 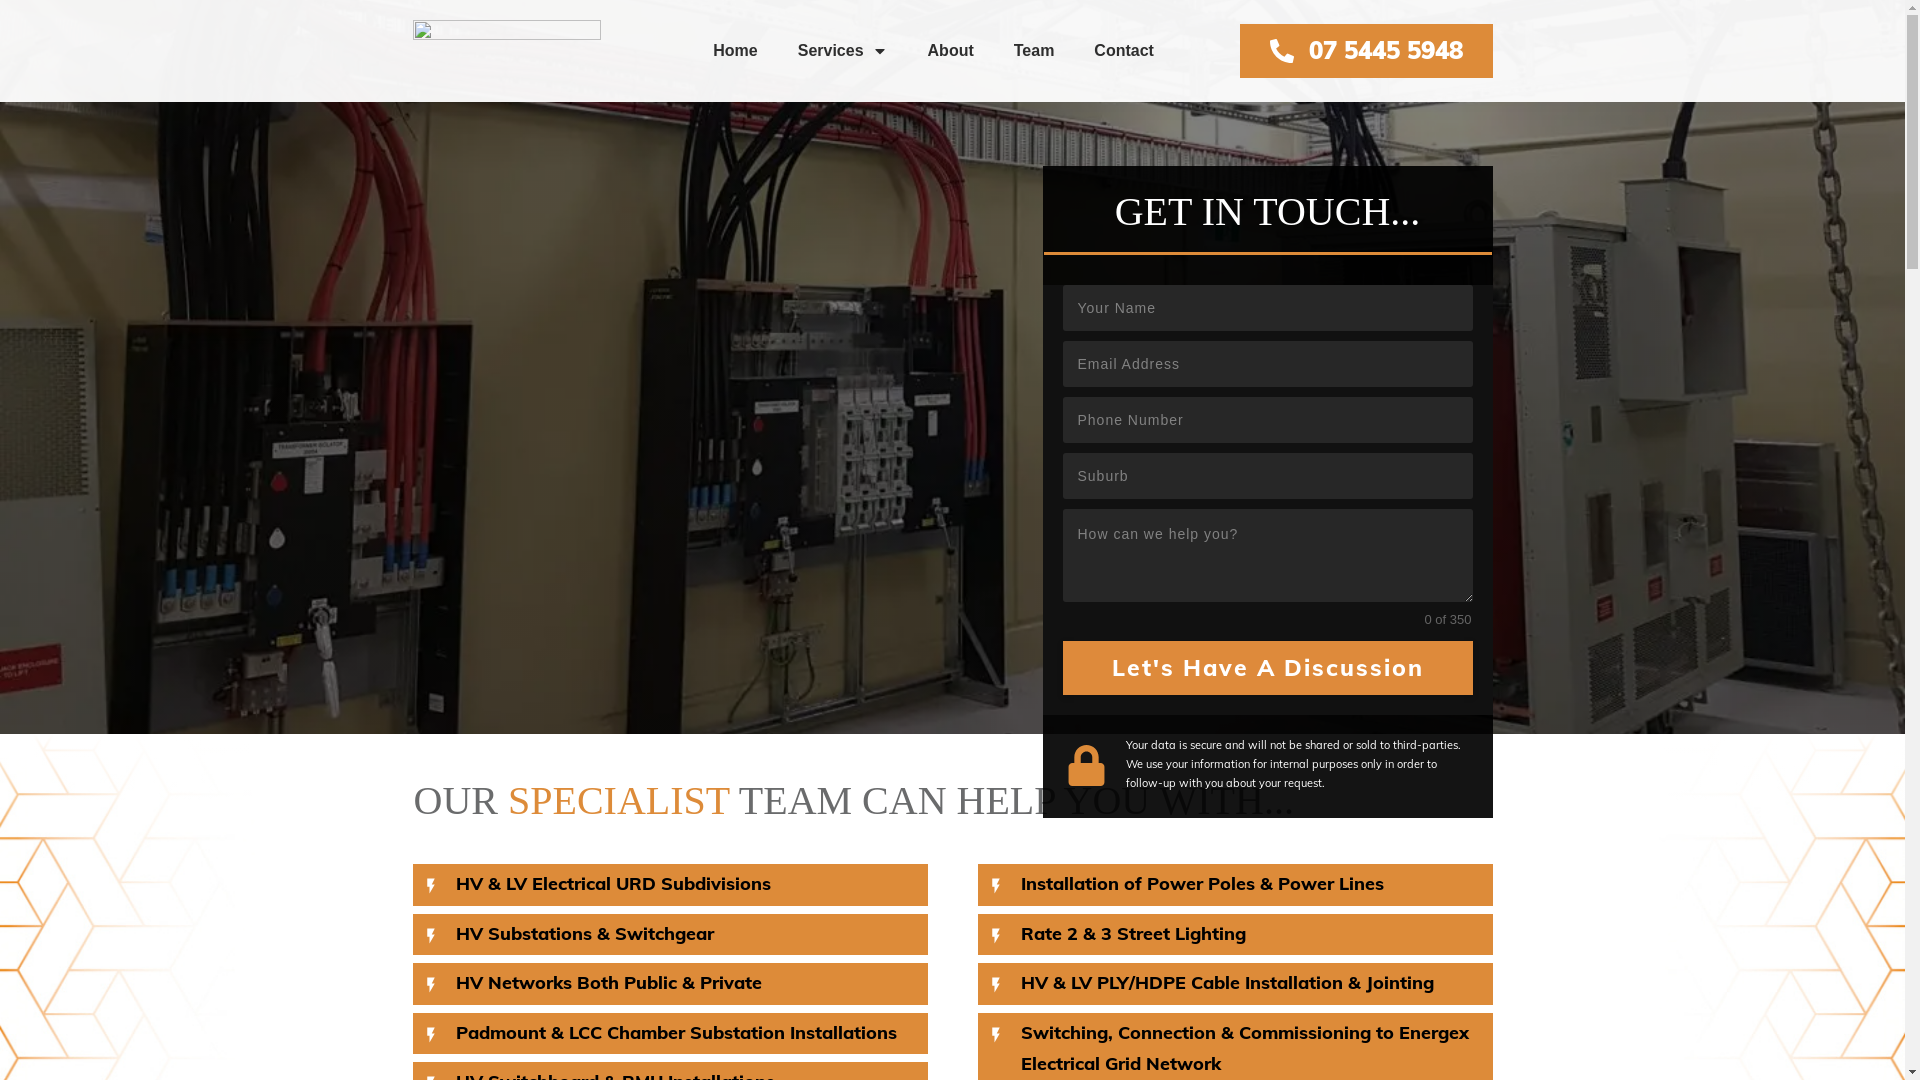 I want to click on 'Team', so click(x=1034, y=49).